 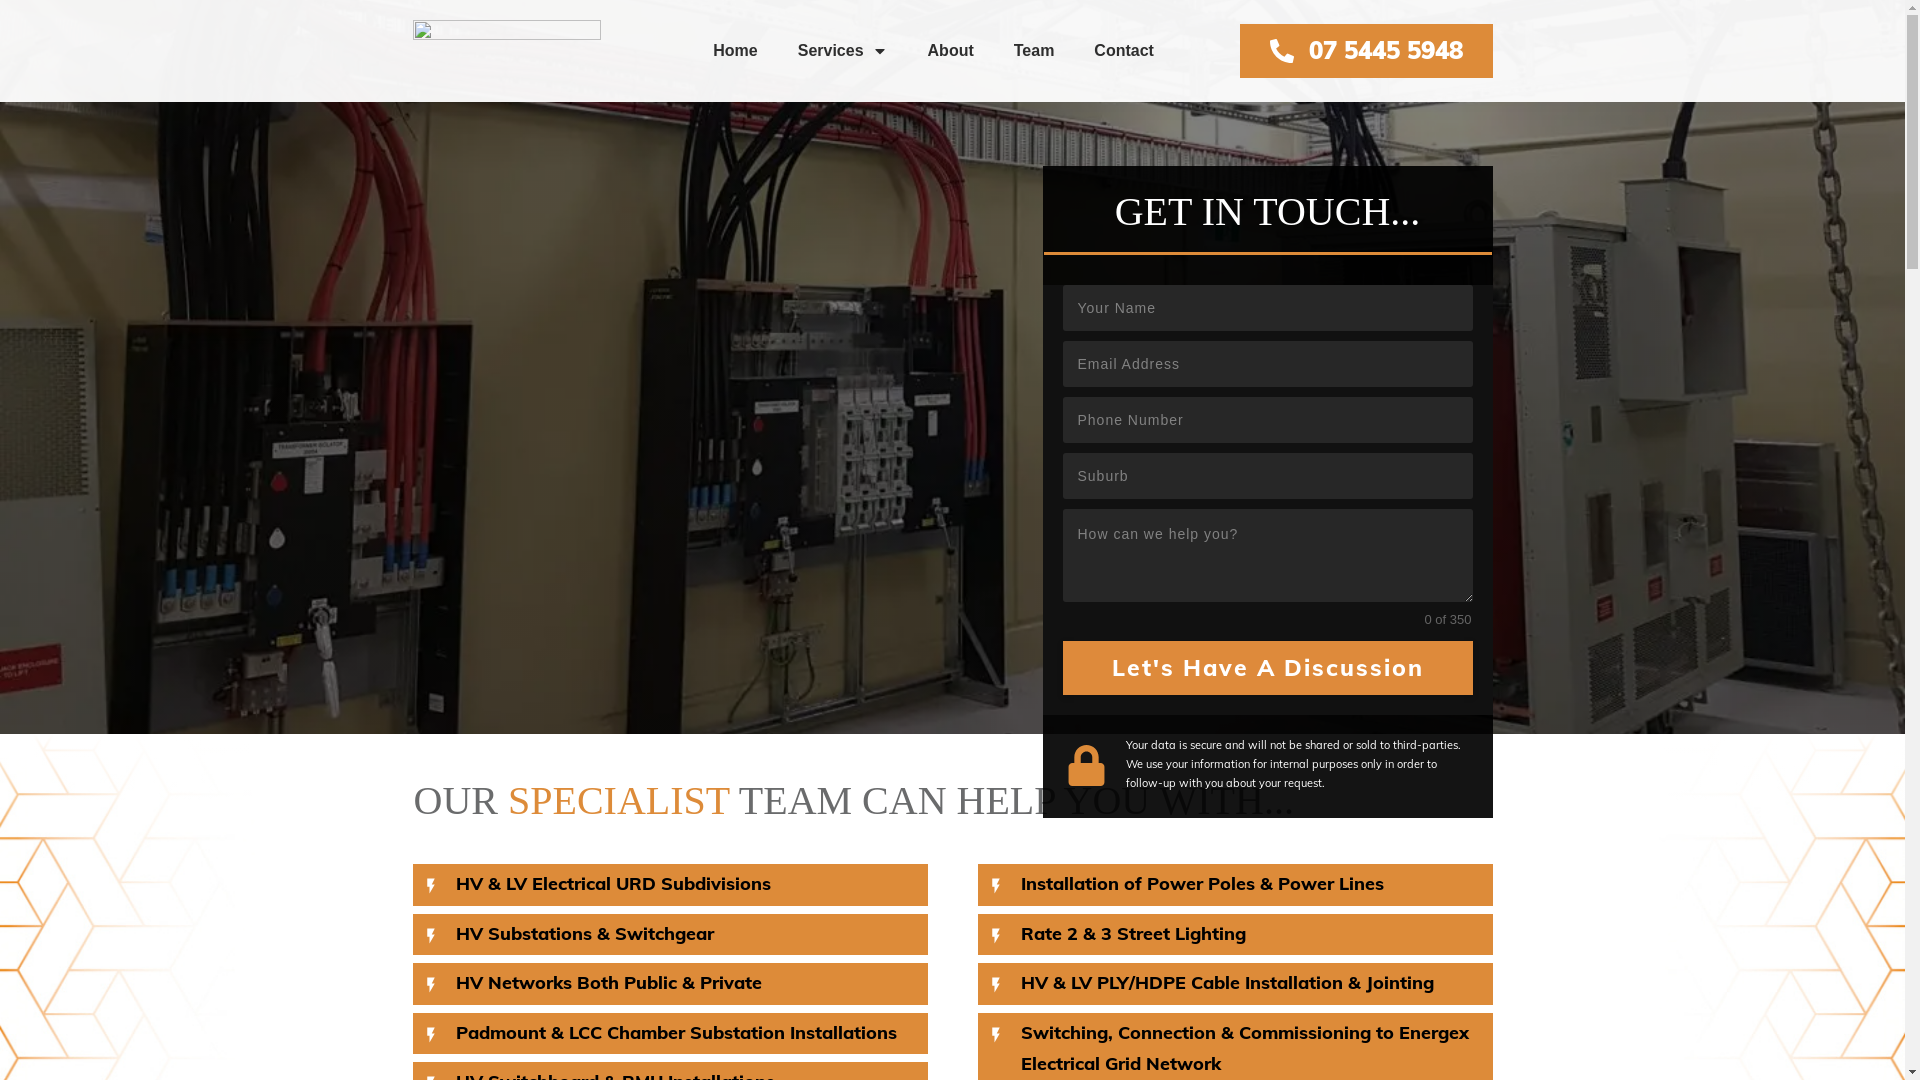 I want to click on 'Team', so click(x=1034, y=49).